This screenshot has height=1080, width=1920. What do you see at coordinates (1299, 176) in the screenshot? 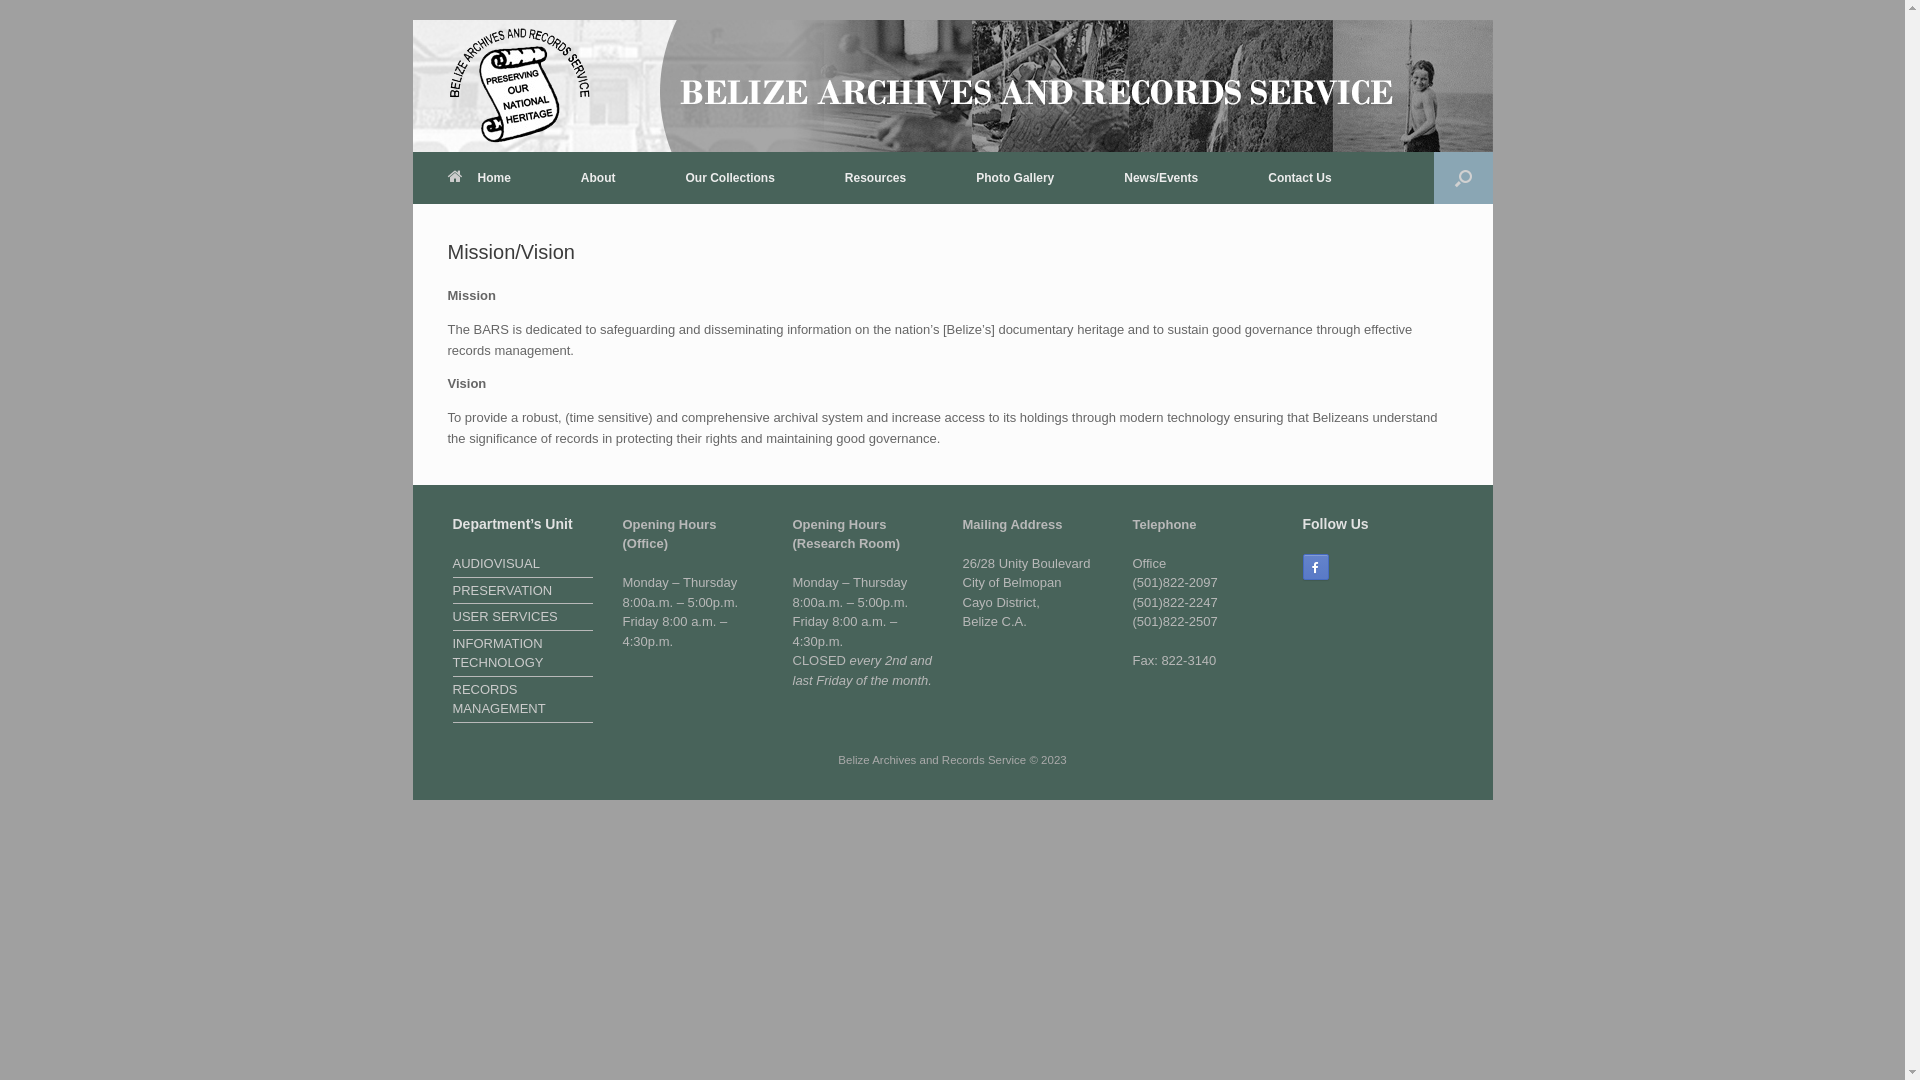
I see `'Contact Us'` at bounding box center [1299, 176].